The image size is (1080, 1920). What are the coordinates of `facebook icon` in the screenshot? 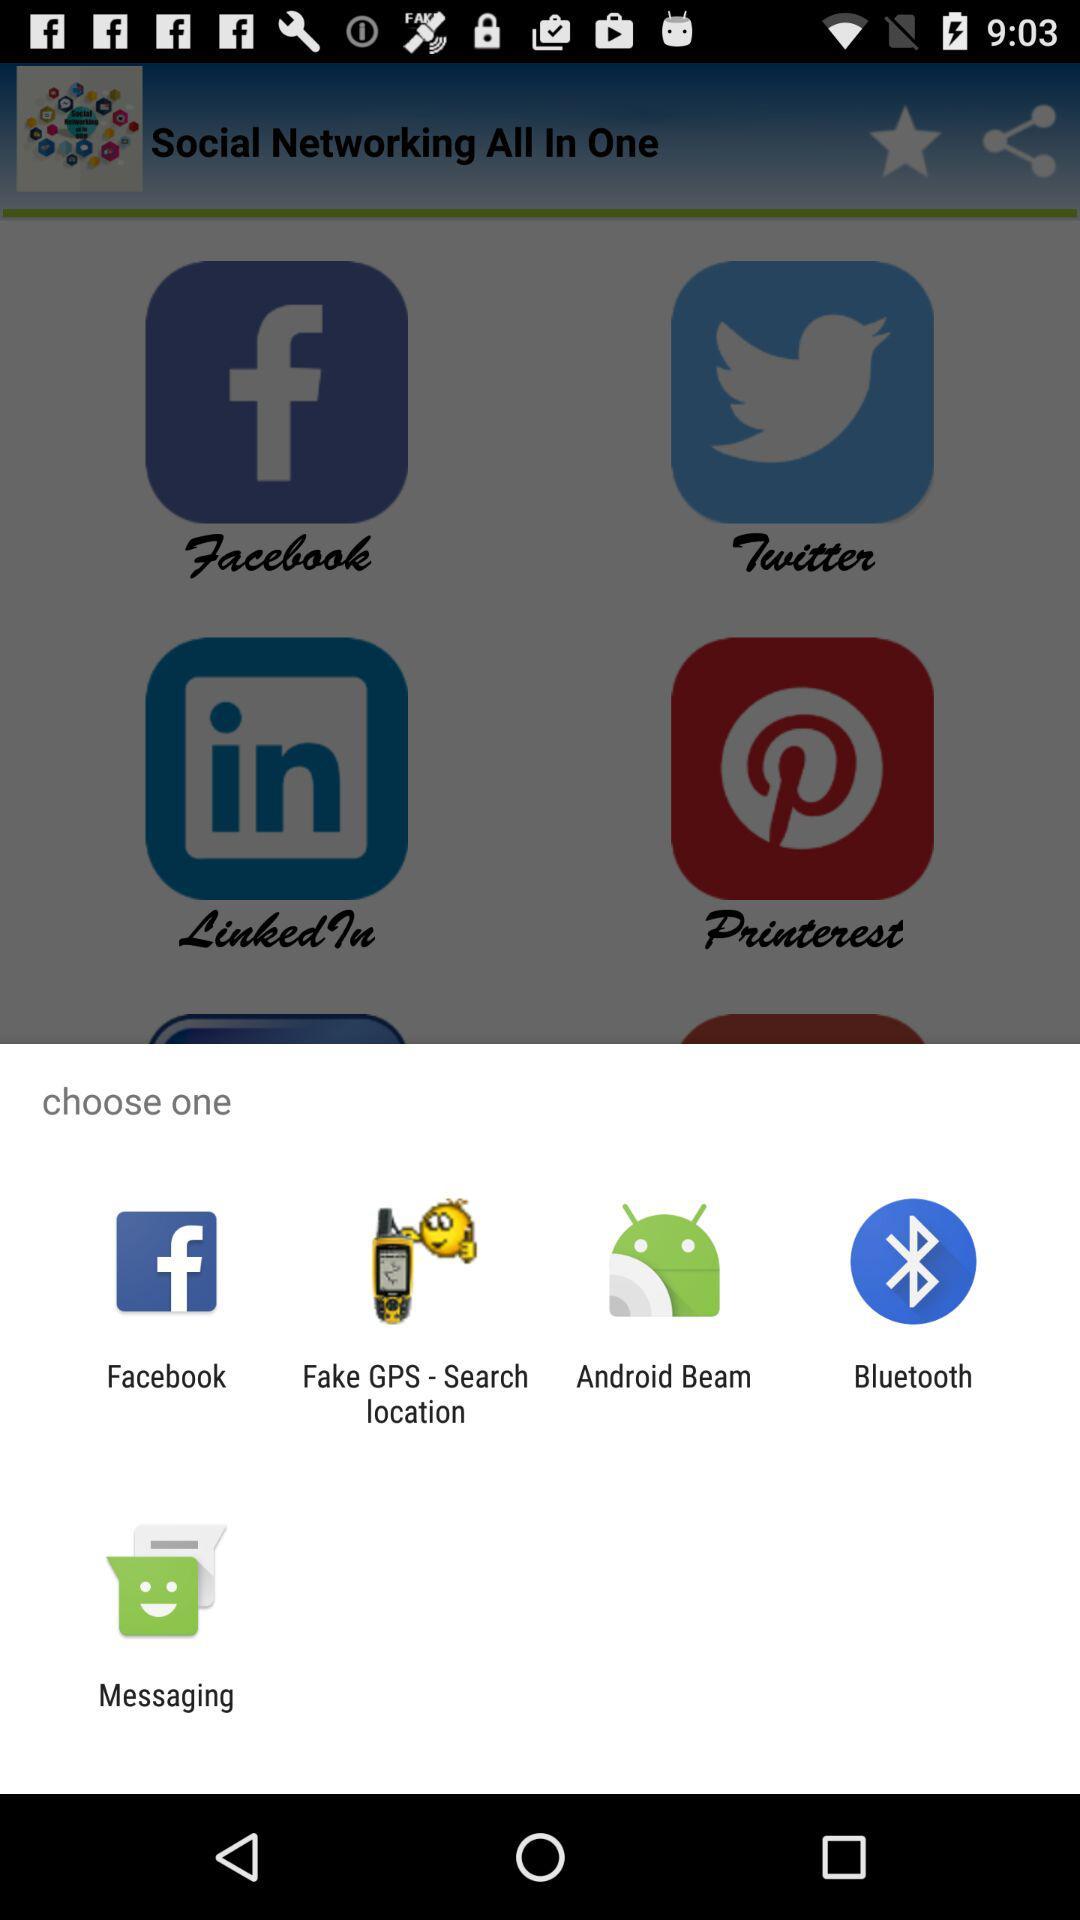 It's located at (165, 1392).